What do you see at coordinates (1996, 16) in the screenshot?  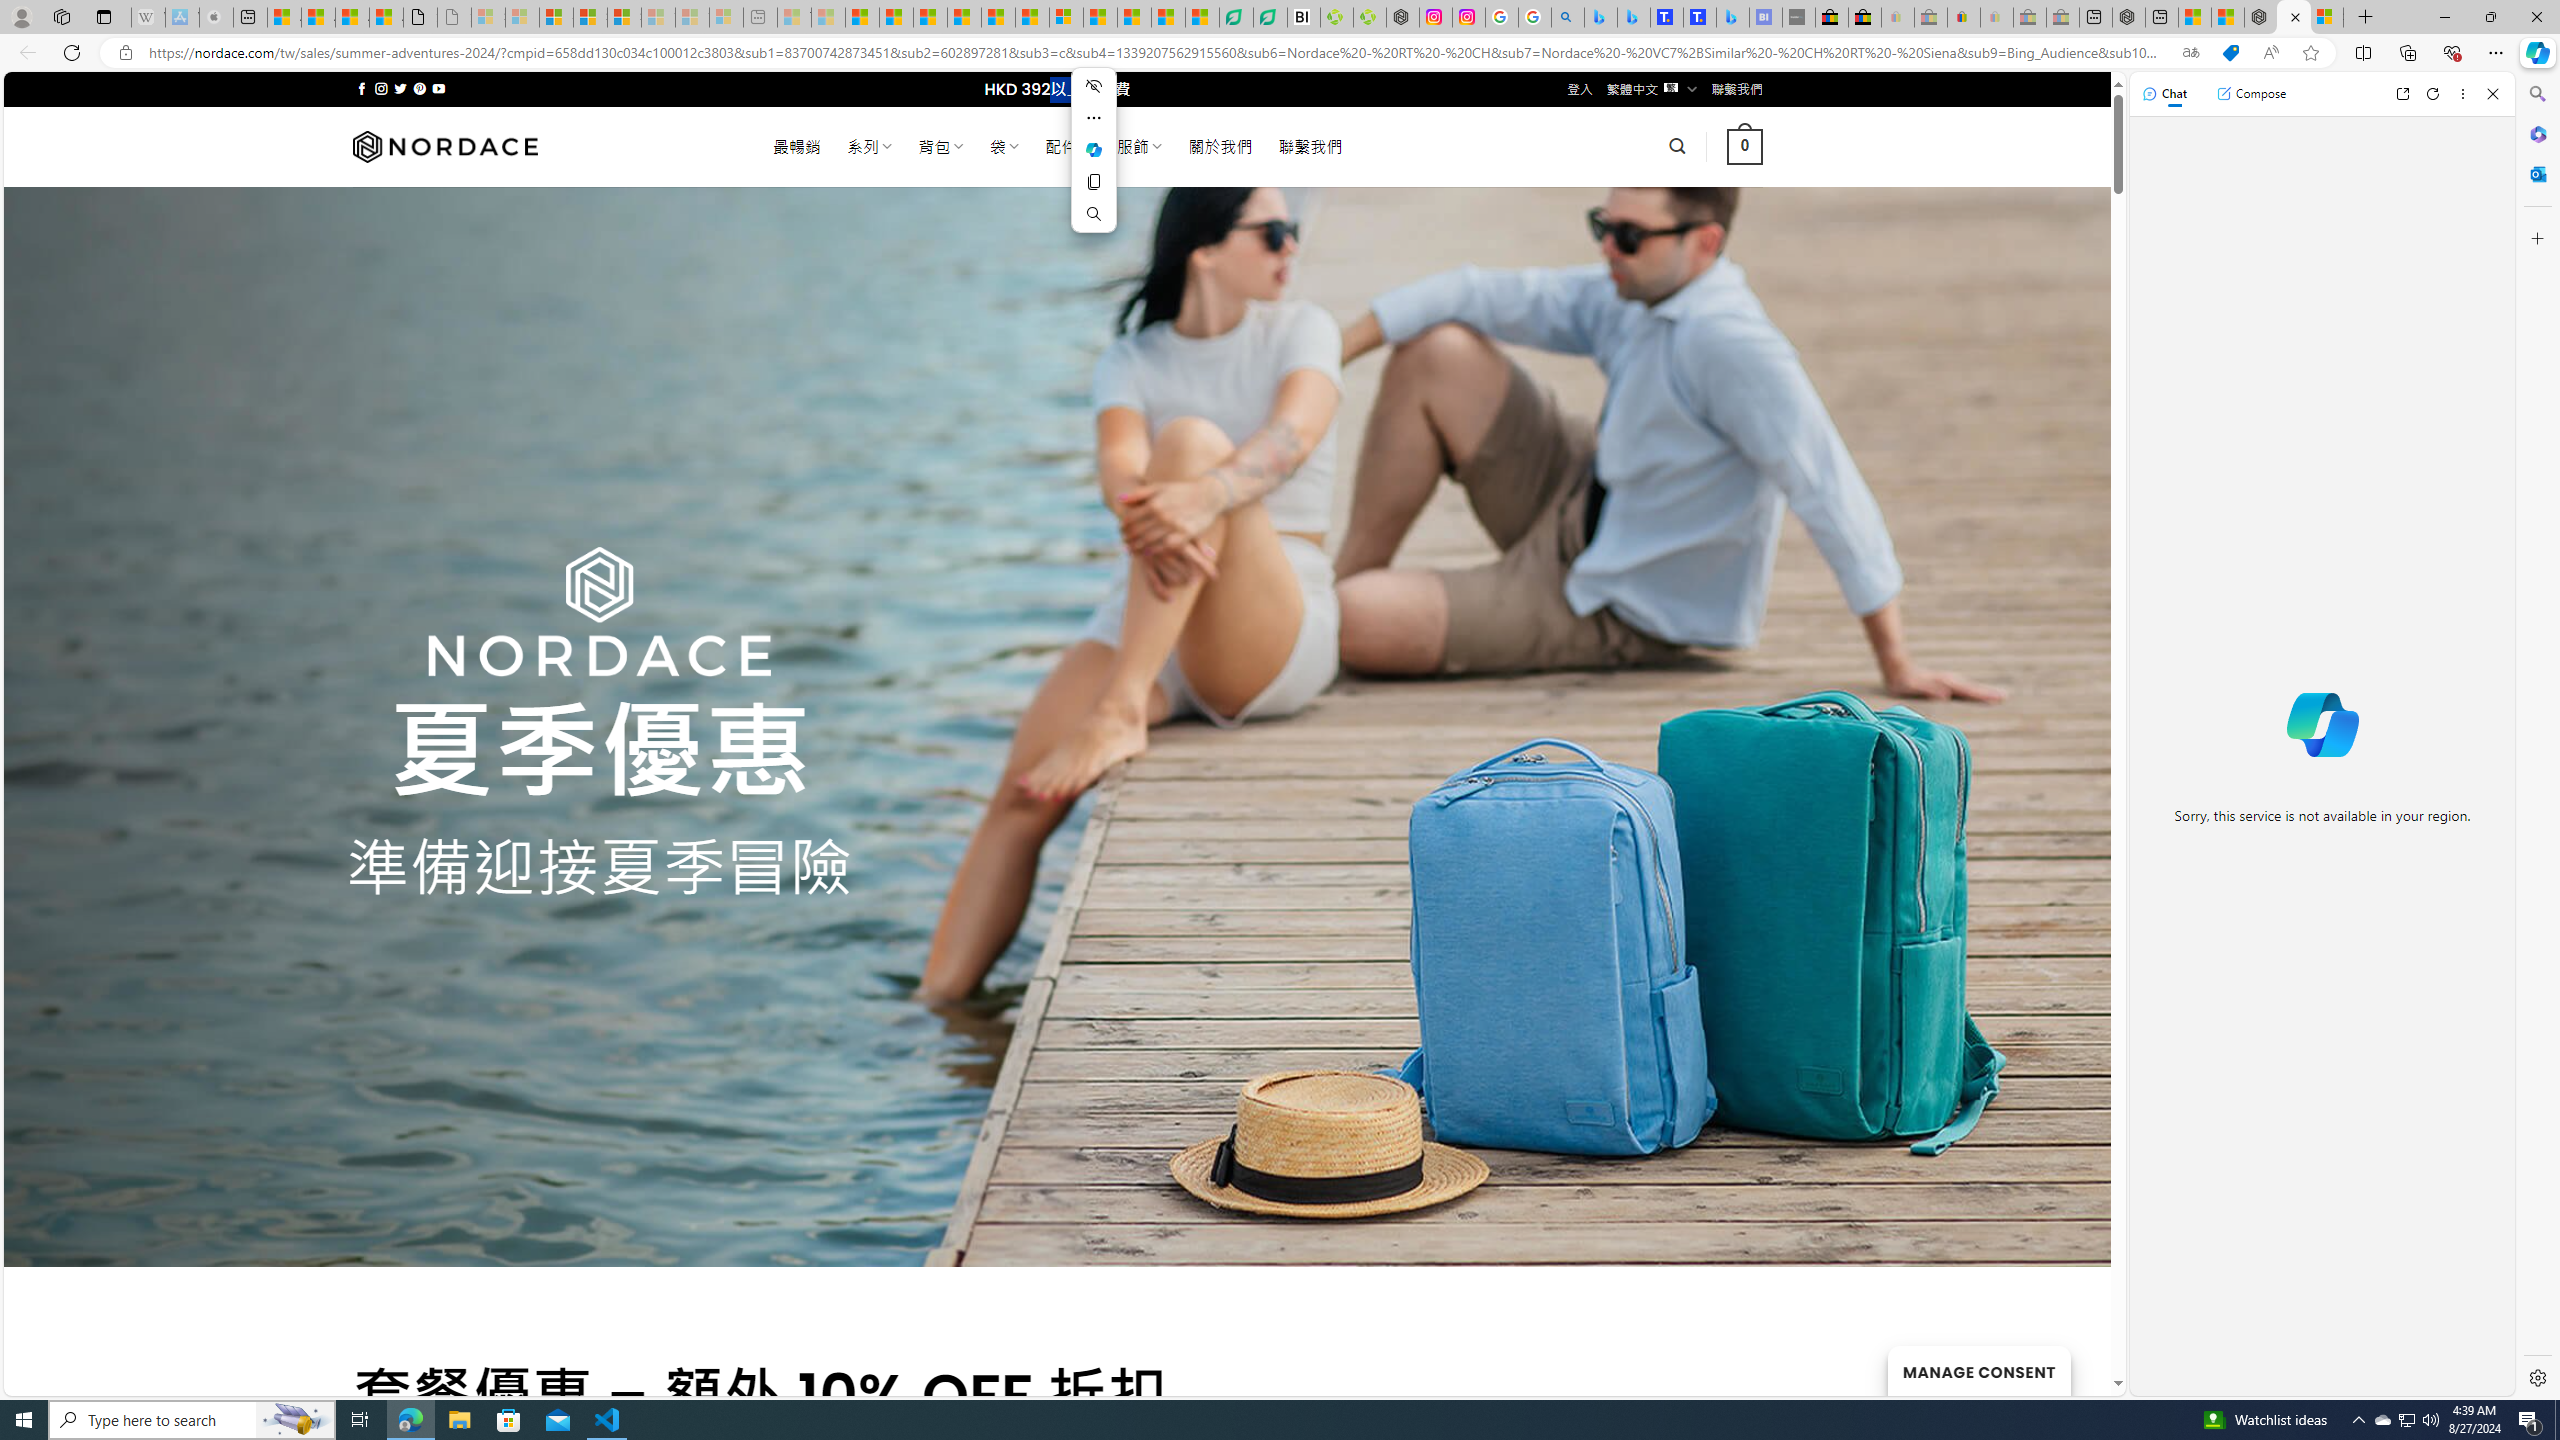 I see `'Payments Terms of Use | eBay.com - Sleeping'` at bounding box center [1996, 16].